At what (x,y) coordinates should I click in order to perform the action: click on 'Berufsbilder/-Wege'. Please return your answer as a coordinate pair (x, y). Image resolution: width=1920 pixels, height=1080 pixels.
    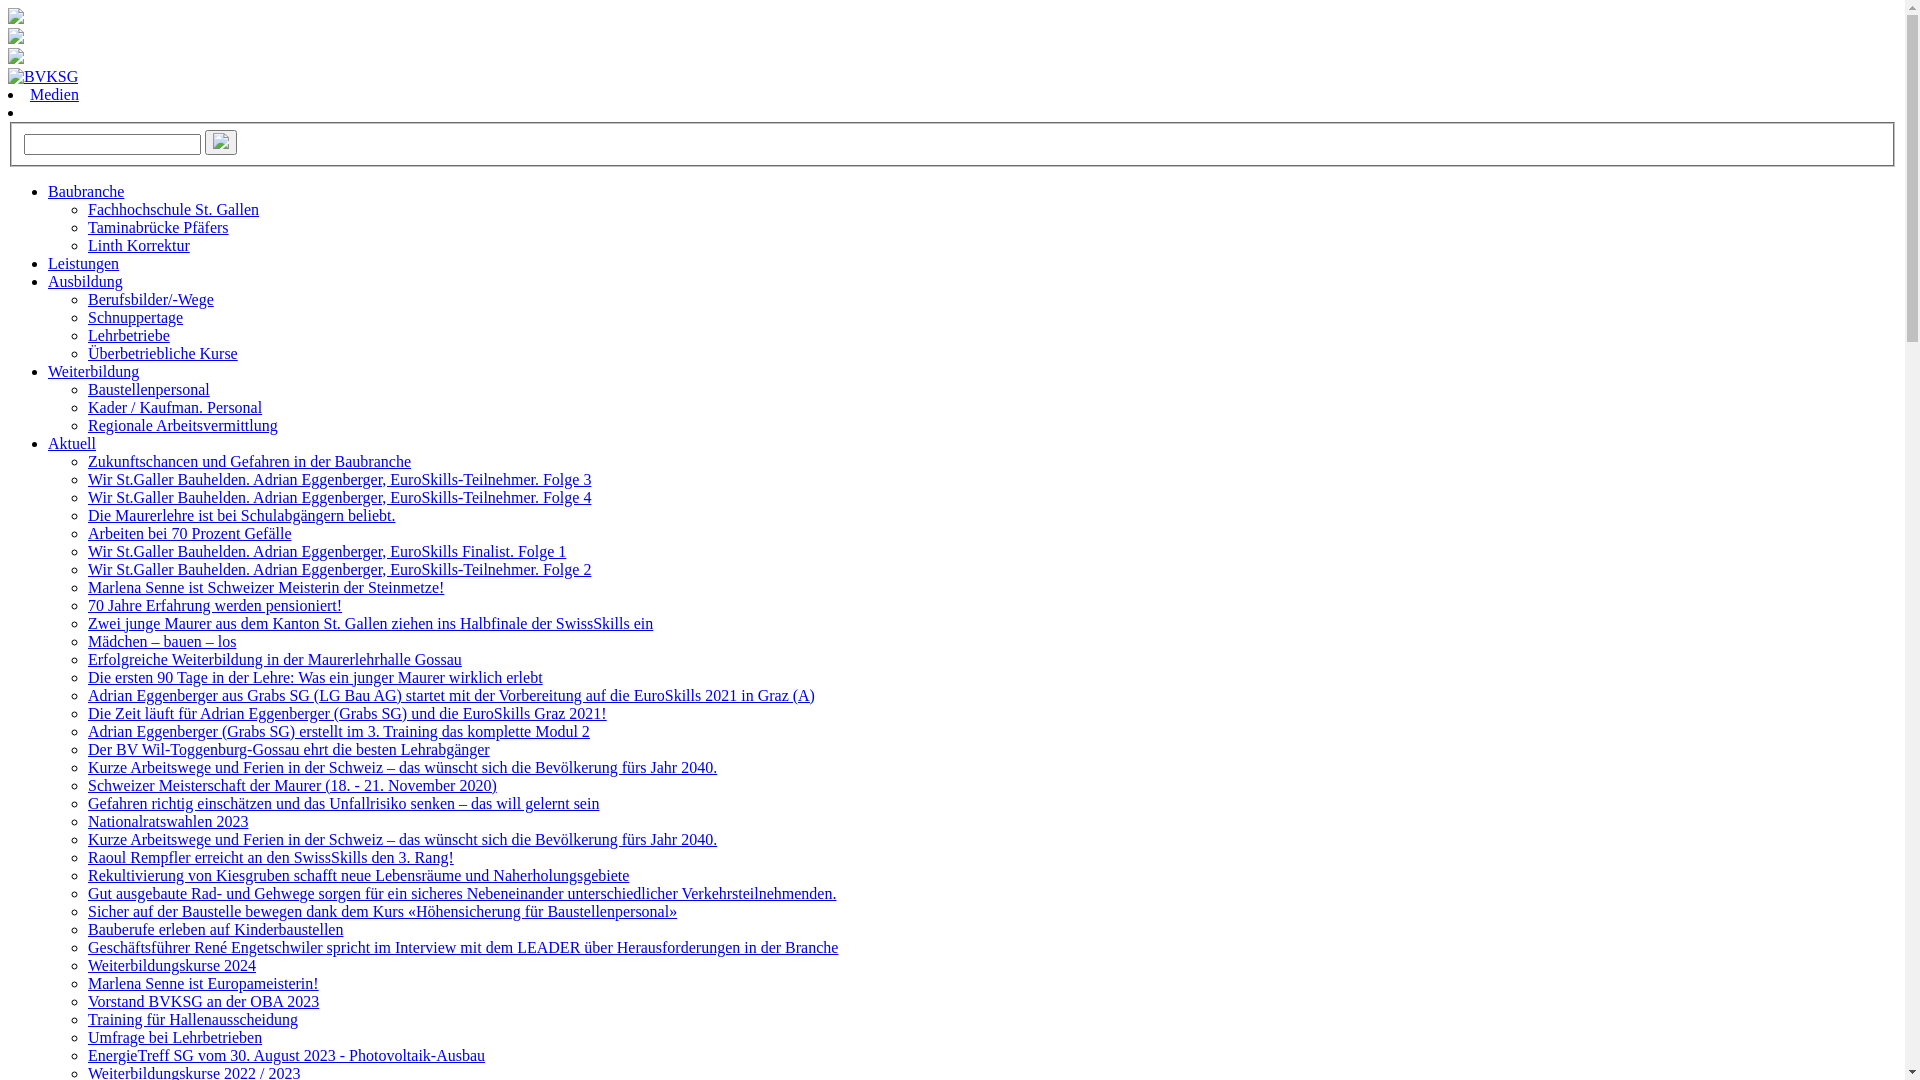
    Looking at the image, I should click on (149, 299).